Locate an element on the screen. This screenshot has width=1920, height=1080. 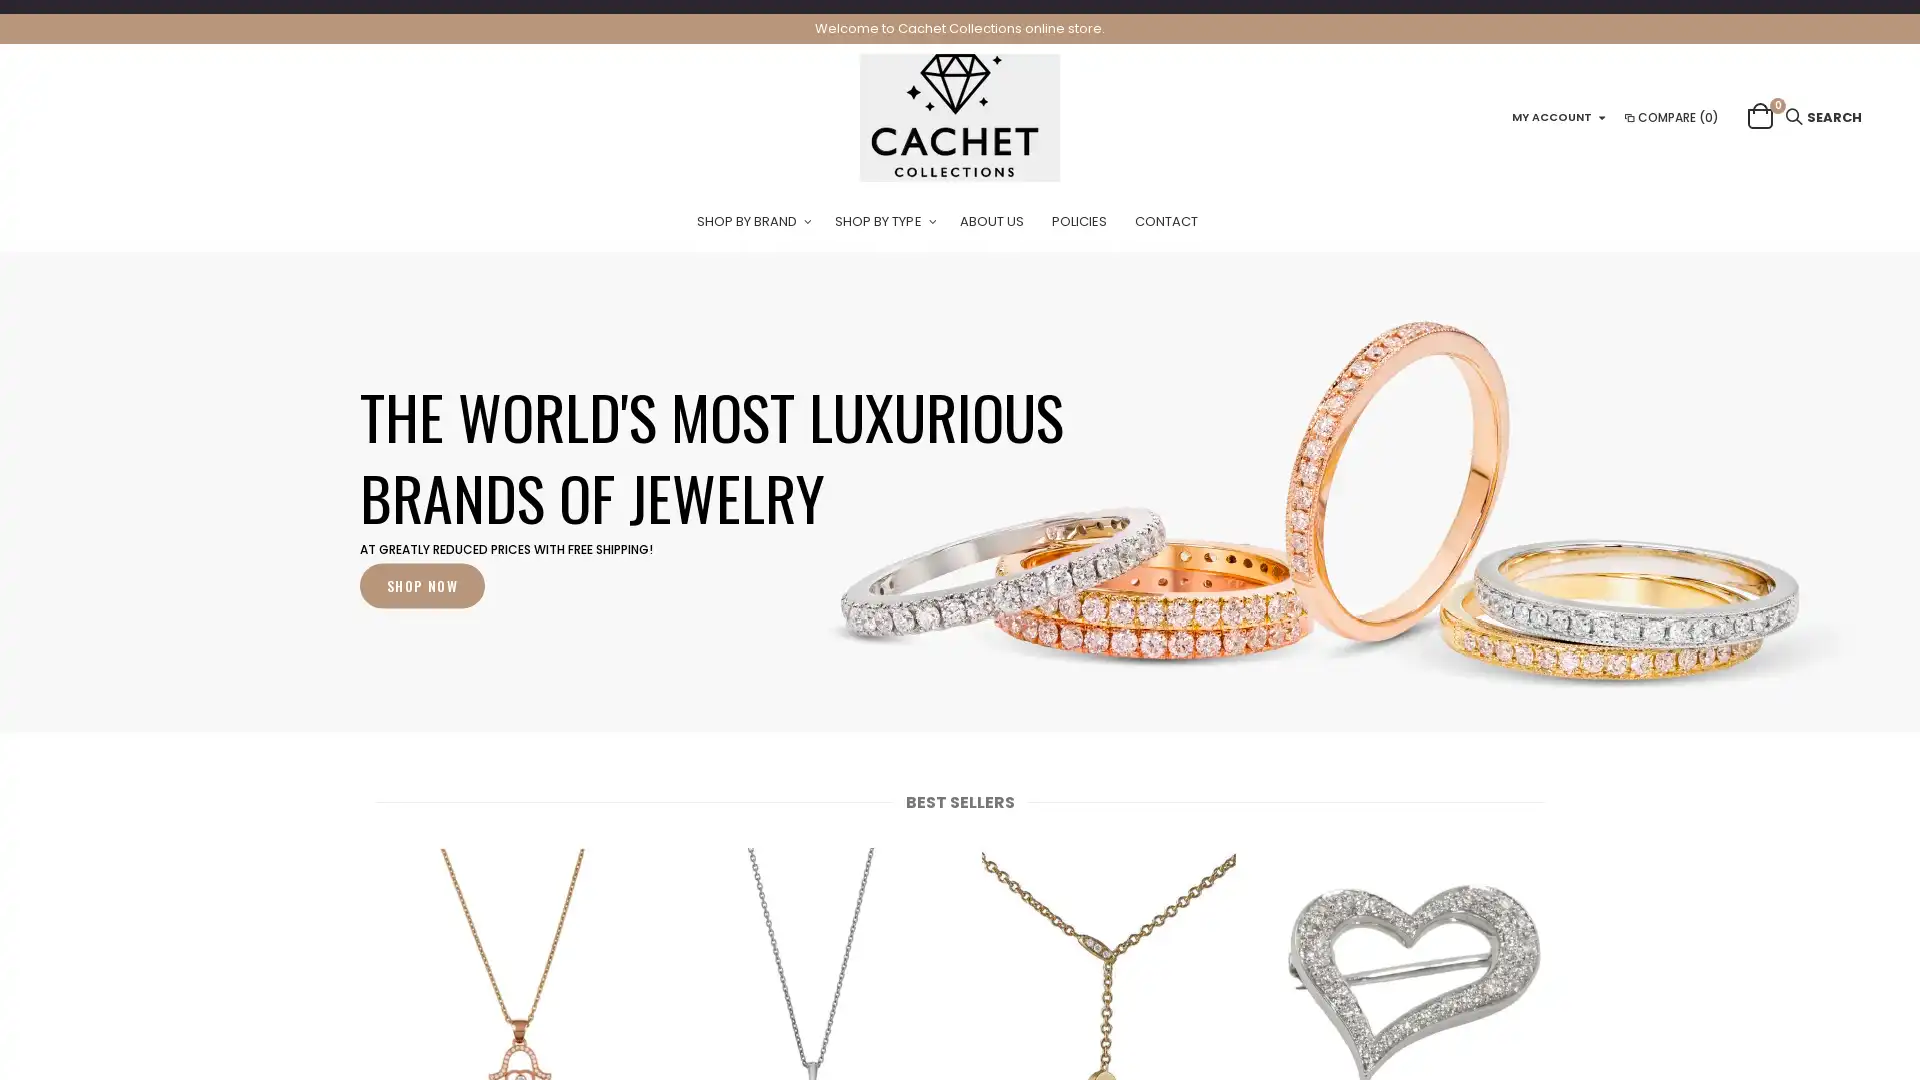
Send a message is located at coordinates (1815, 1026).